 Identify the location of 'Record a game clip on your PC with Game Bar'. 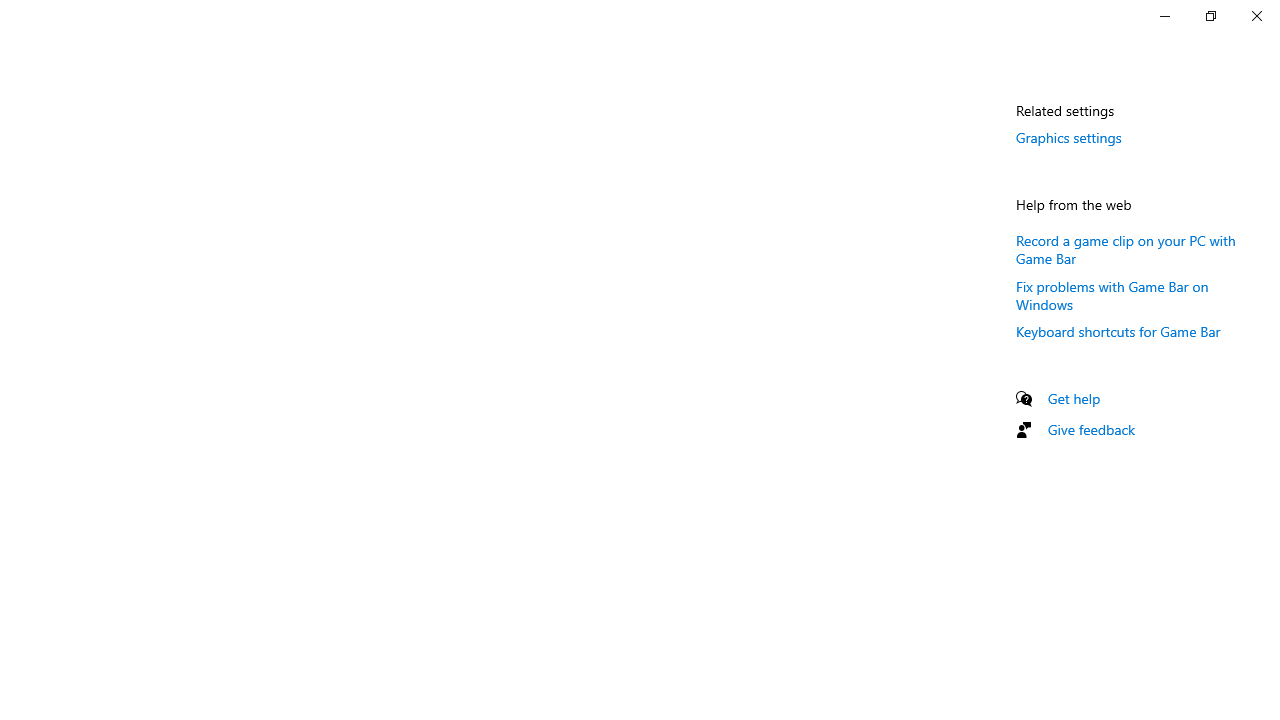
(1126, 247).